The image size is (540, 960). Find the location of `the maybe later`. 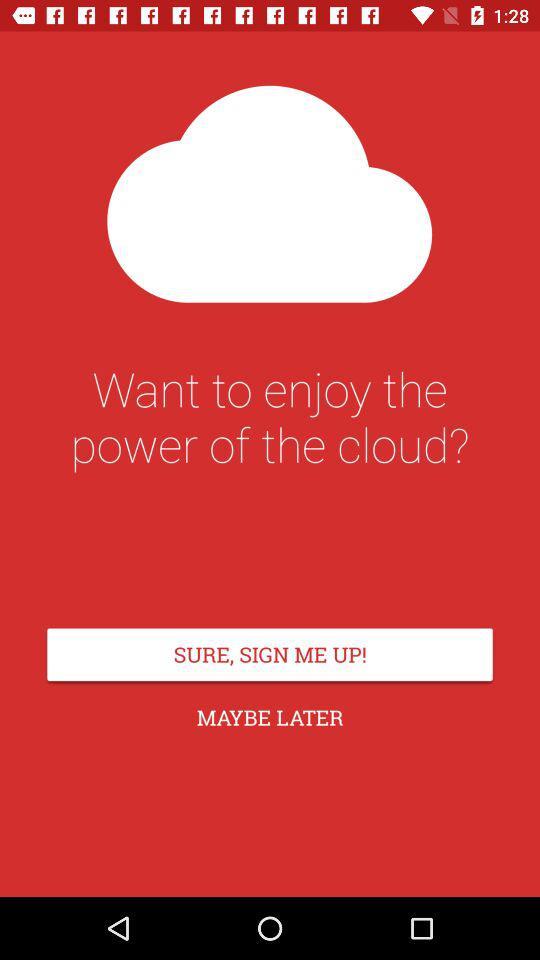

the maybe later is located at coordinates (270, 717).